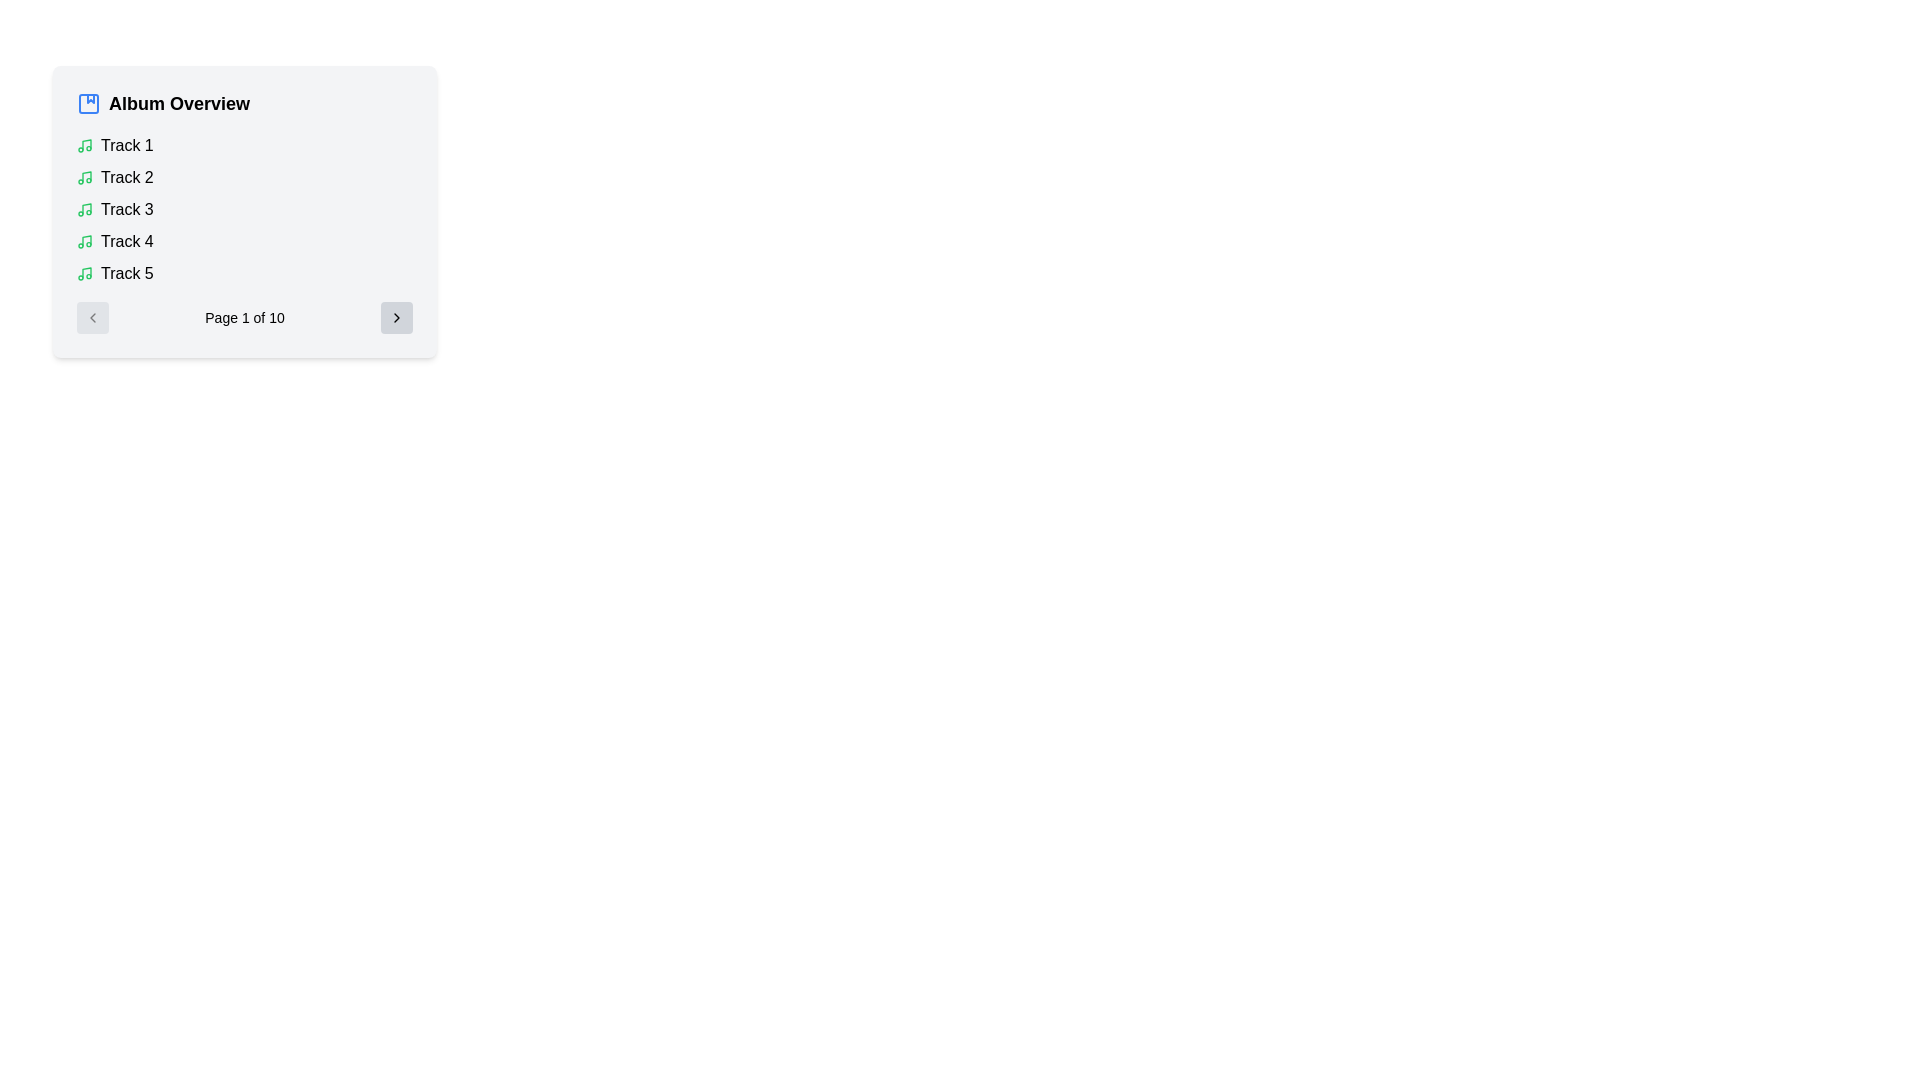 This screenshot has width=1920, height=1080. I want to click on title text 'Album Overview' which is a bold title accompanied by a blue album icon, located at the top of a light gray rectangular card, so click(243, 104).